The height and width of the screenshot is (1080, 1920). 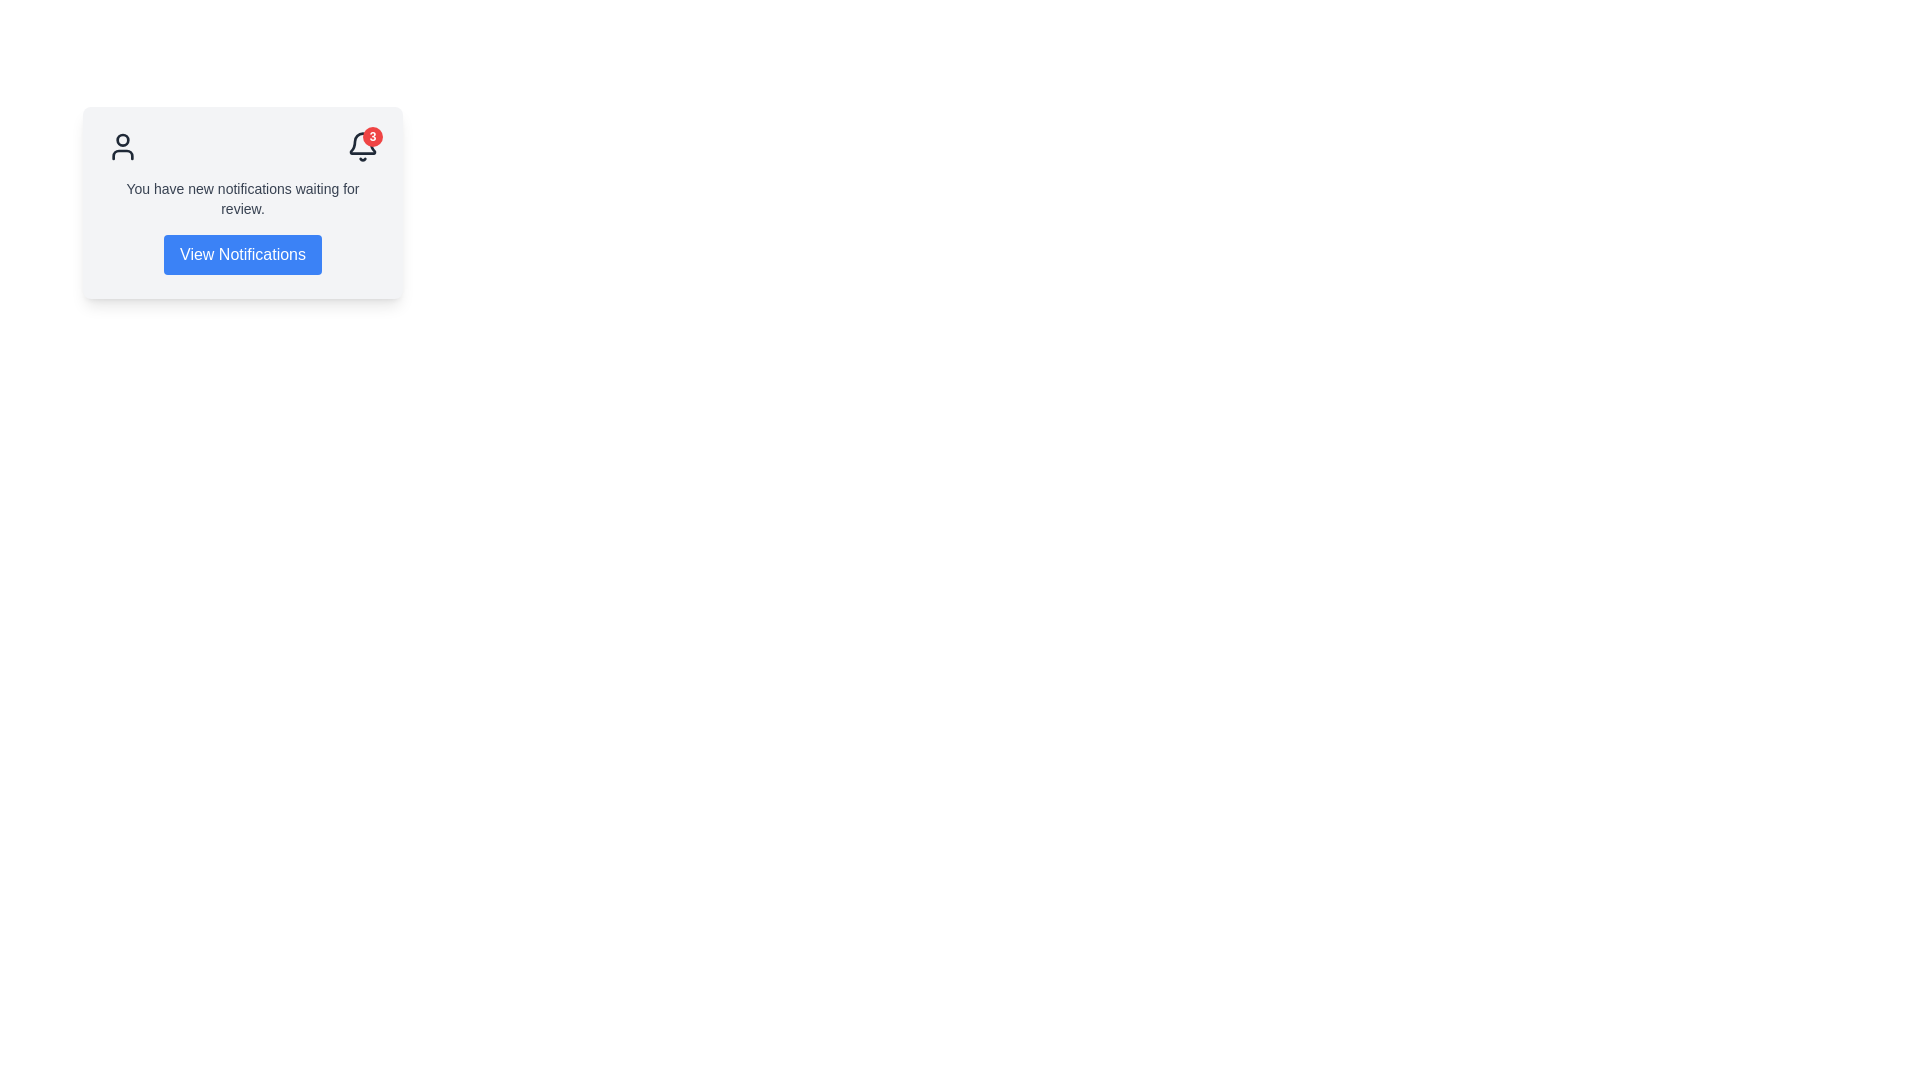 I want to click on the badge notification counter positioned at the top-right corner of the notification bell icon, which indicates the number of pending notifications, so click(x=373, y=136).